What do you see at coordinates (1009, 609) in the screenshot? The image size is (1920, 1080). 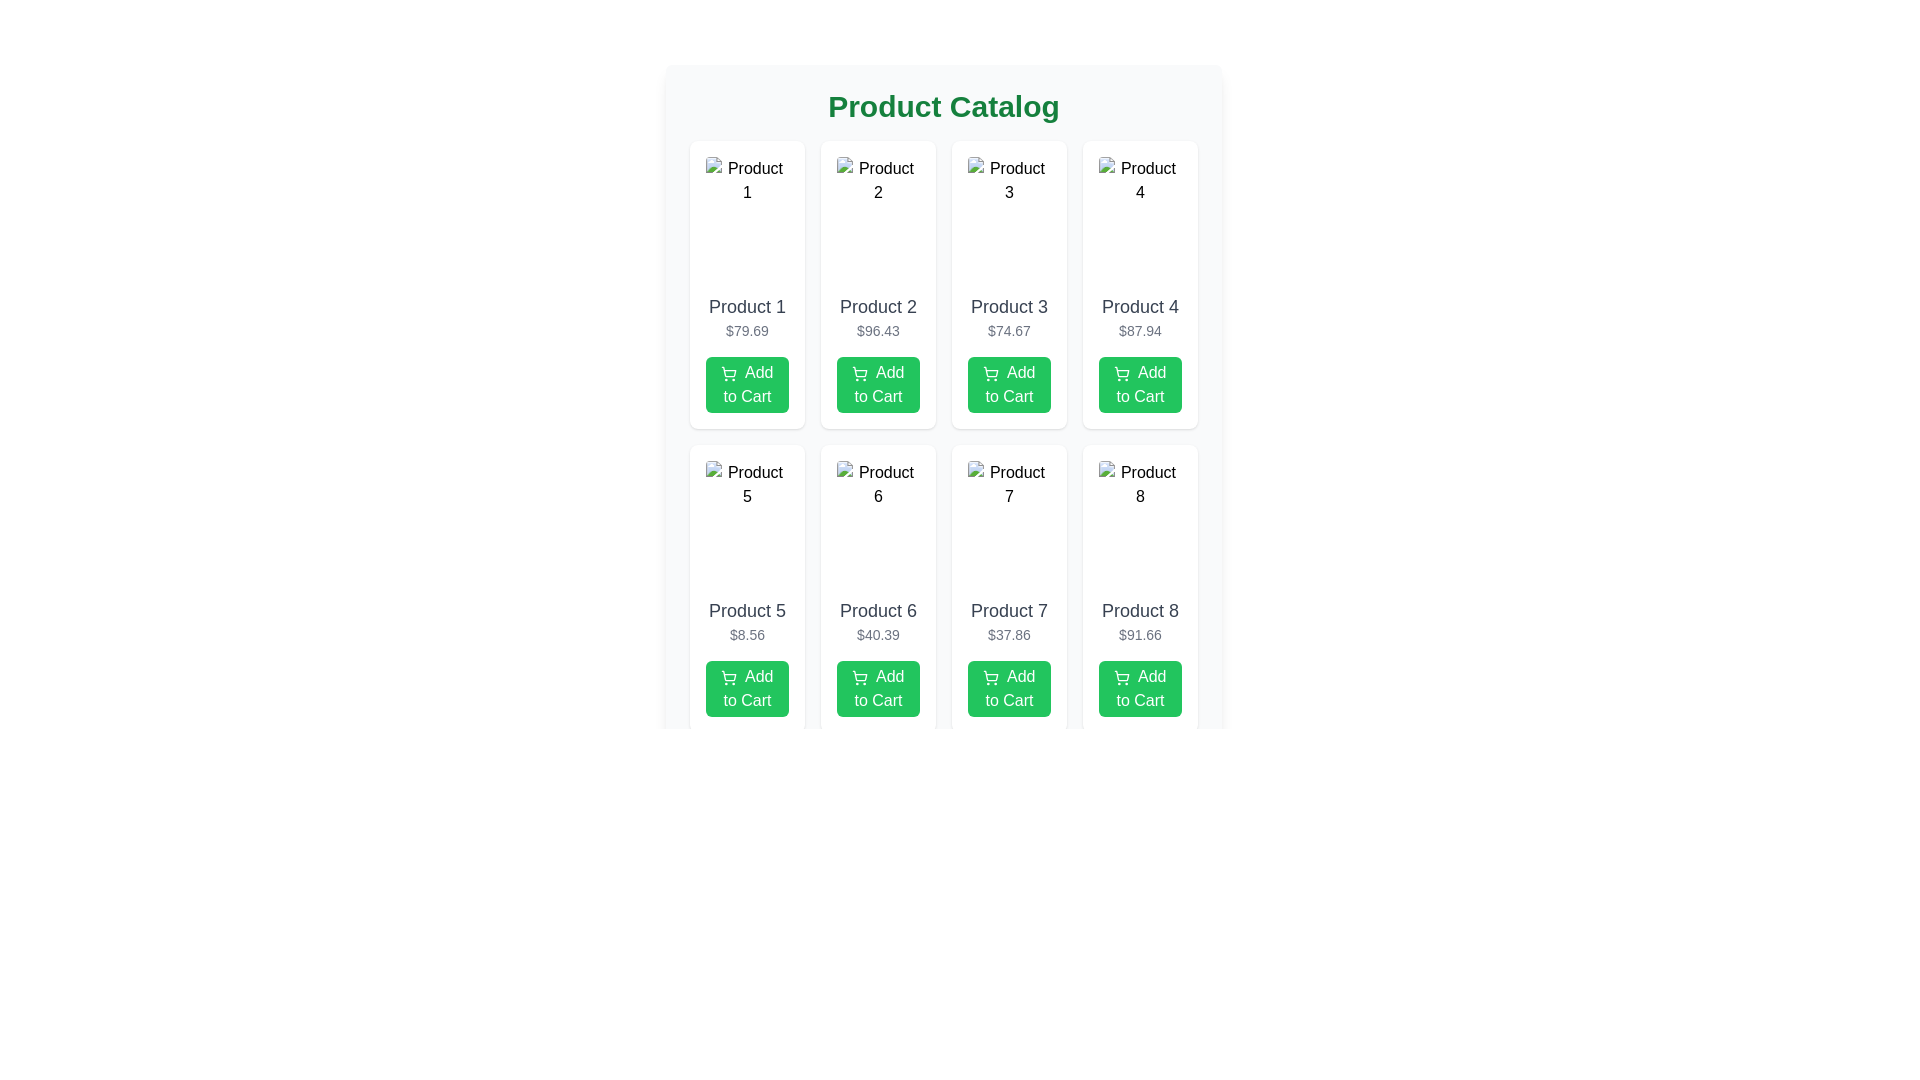 I see `the text label displaying 'Product 7' in the second row and third column of the 'Product Catalog'` at bounding box center [1009, 609].